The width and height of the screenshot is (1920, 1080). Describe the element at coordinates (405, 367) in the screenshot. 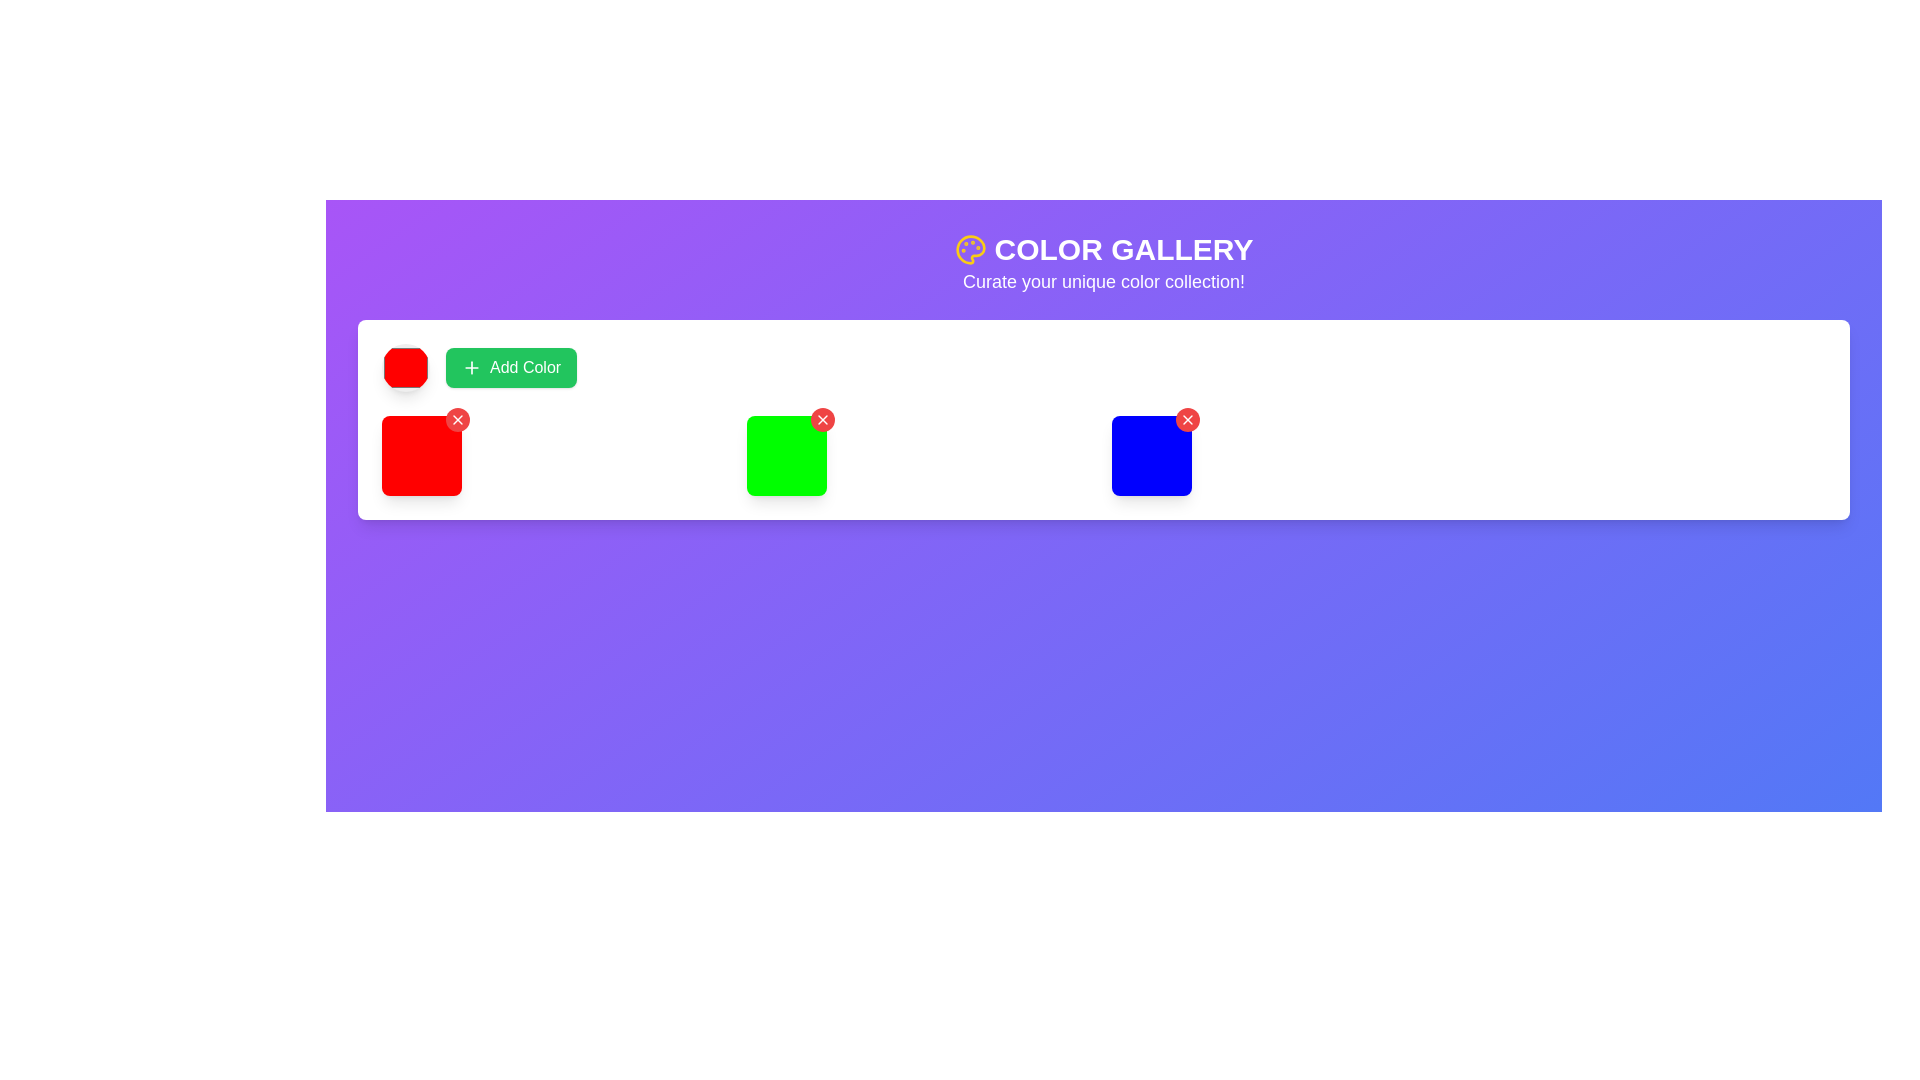

I see `the red circular color display selector located to the left of the green 'Add Color' button` at that location.